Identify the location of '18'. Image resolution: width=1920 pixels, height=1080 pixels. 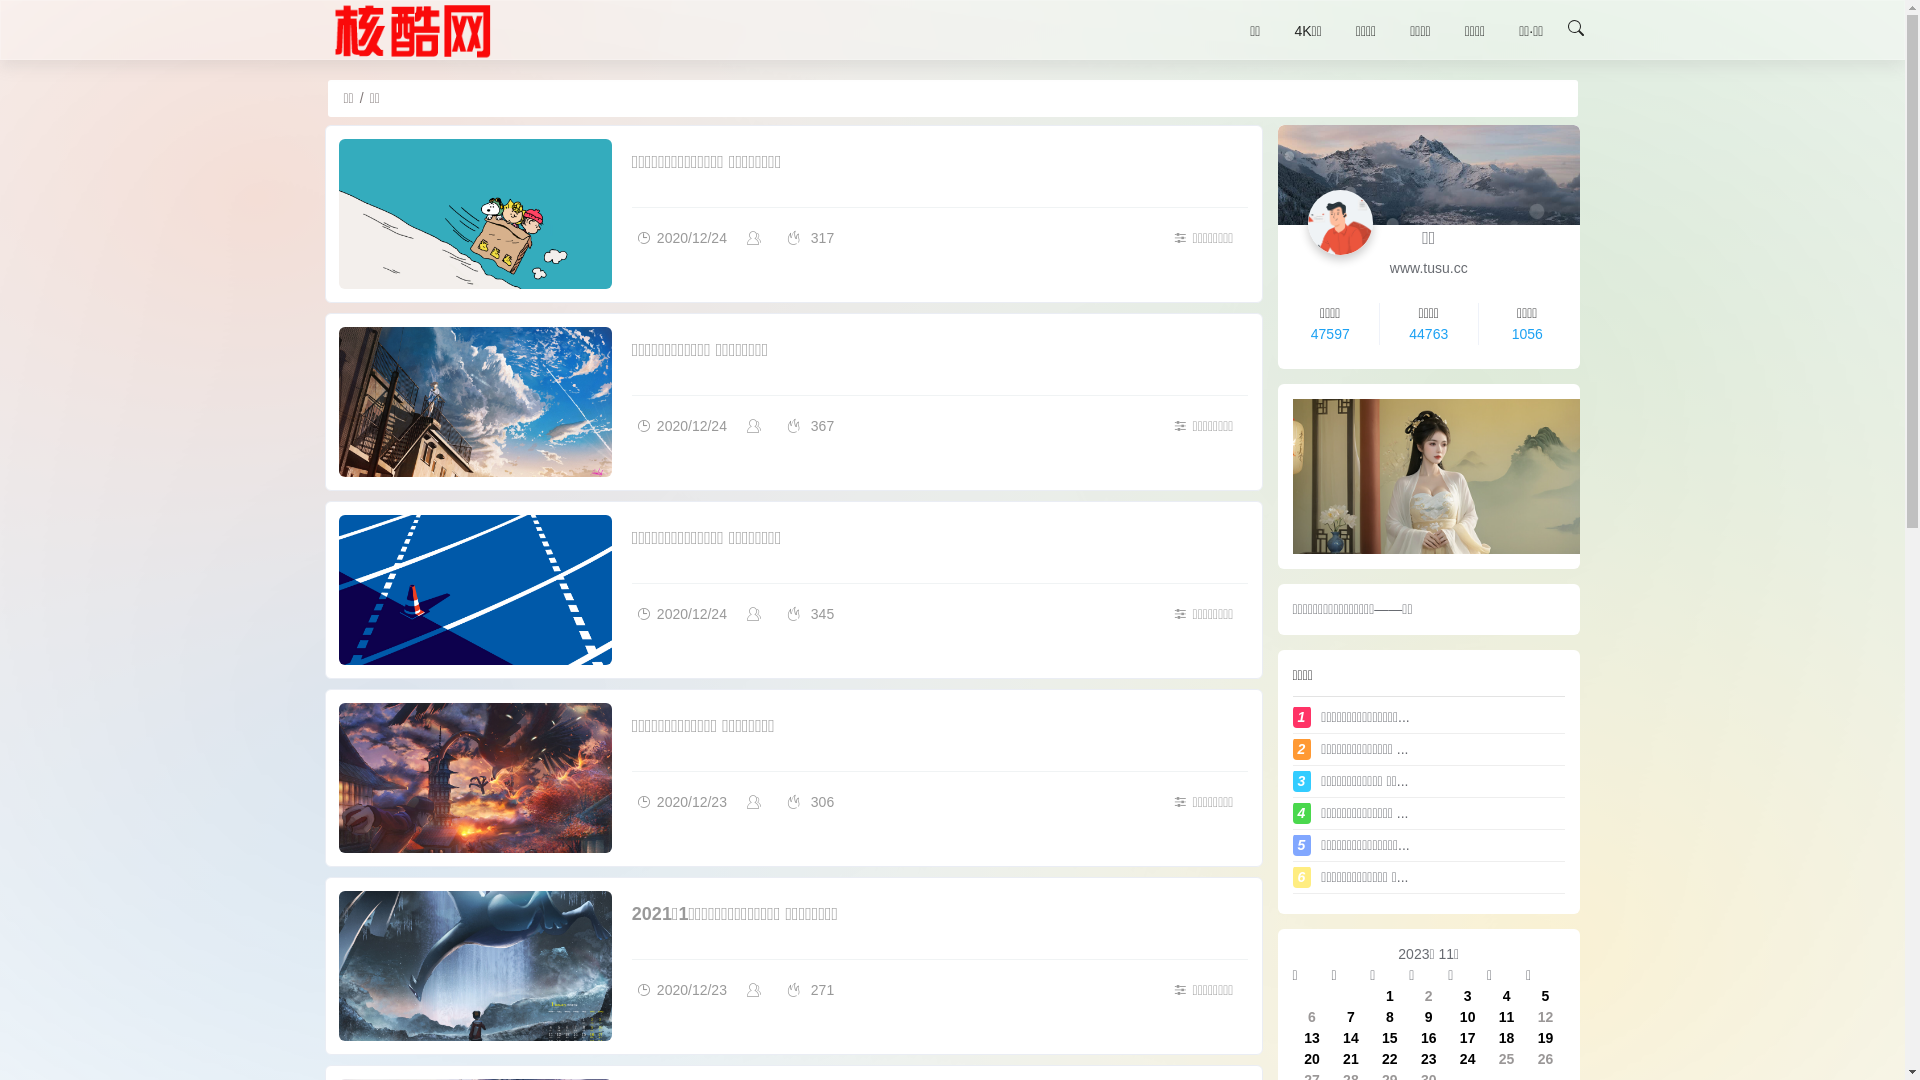
(1498, 1036).